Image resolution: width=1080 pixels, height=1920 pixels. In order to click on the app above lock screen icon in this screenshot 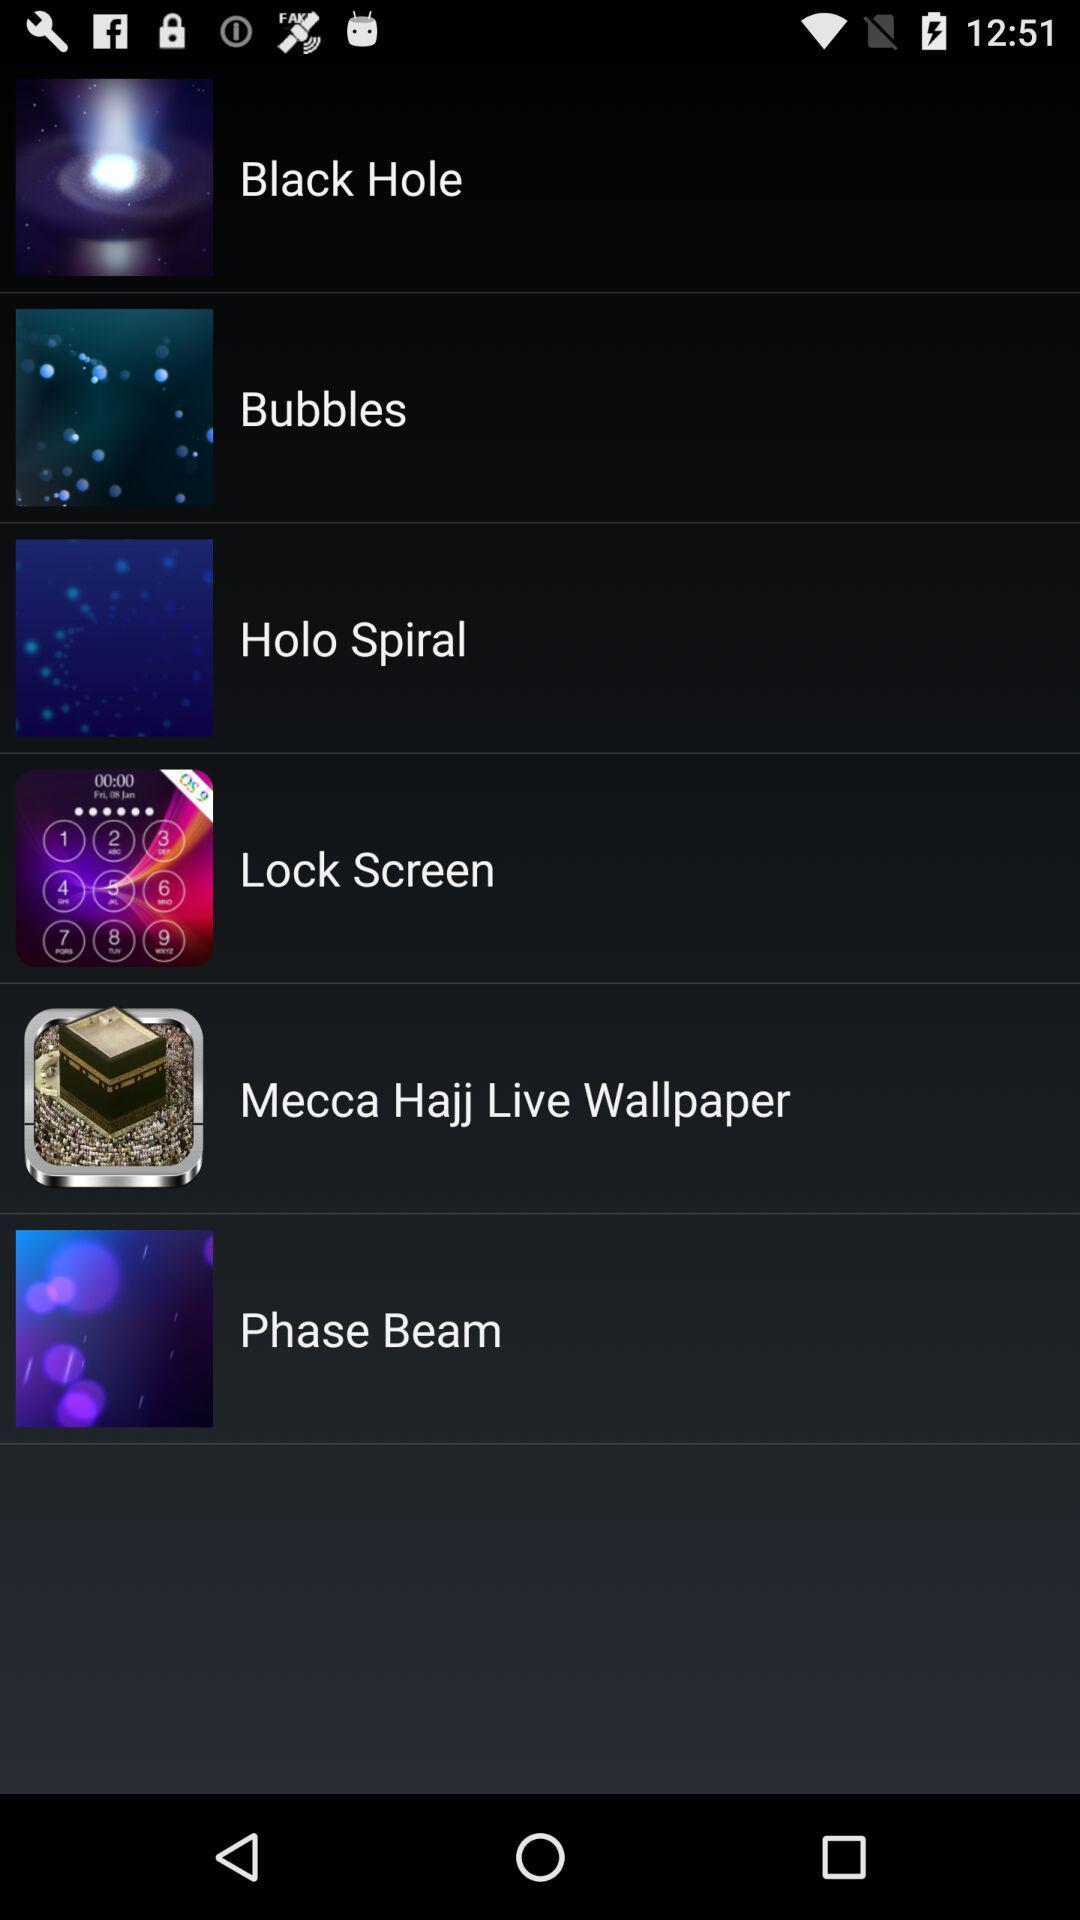, I will do `click(352, 636)`.